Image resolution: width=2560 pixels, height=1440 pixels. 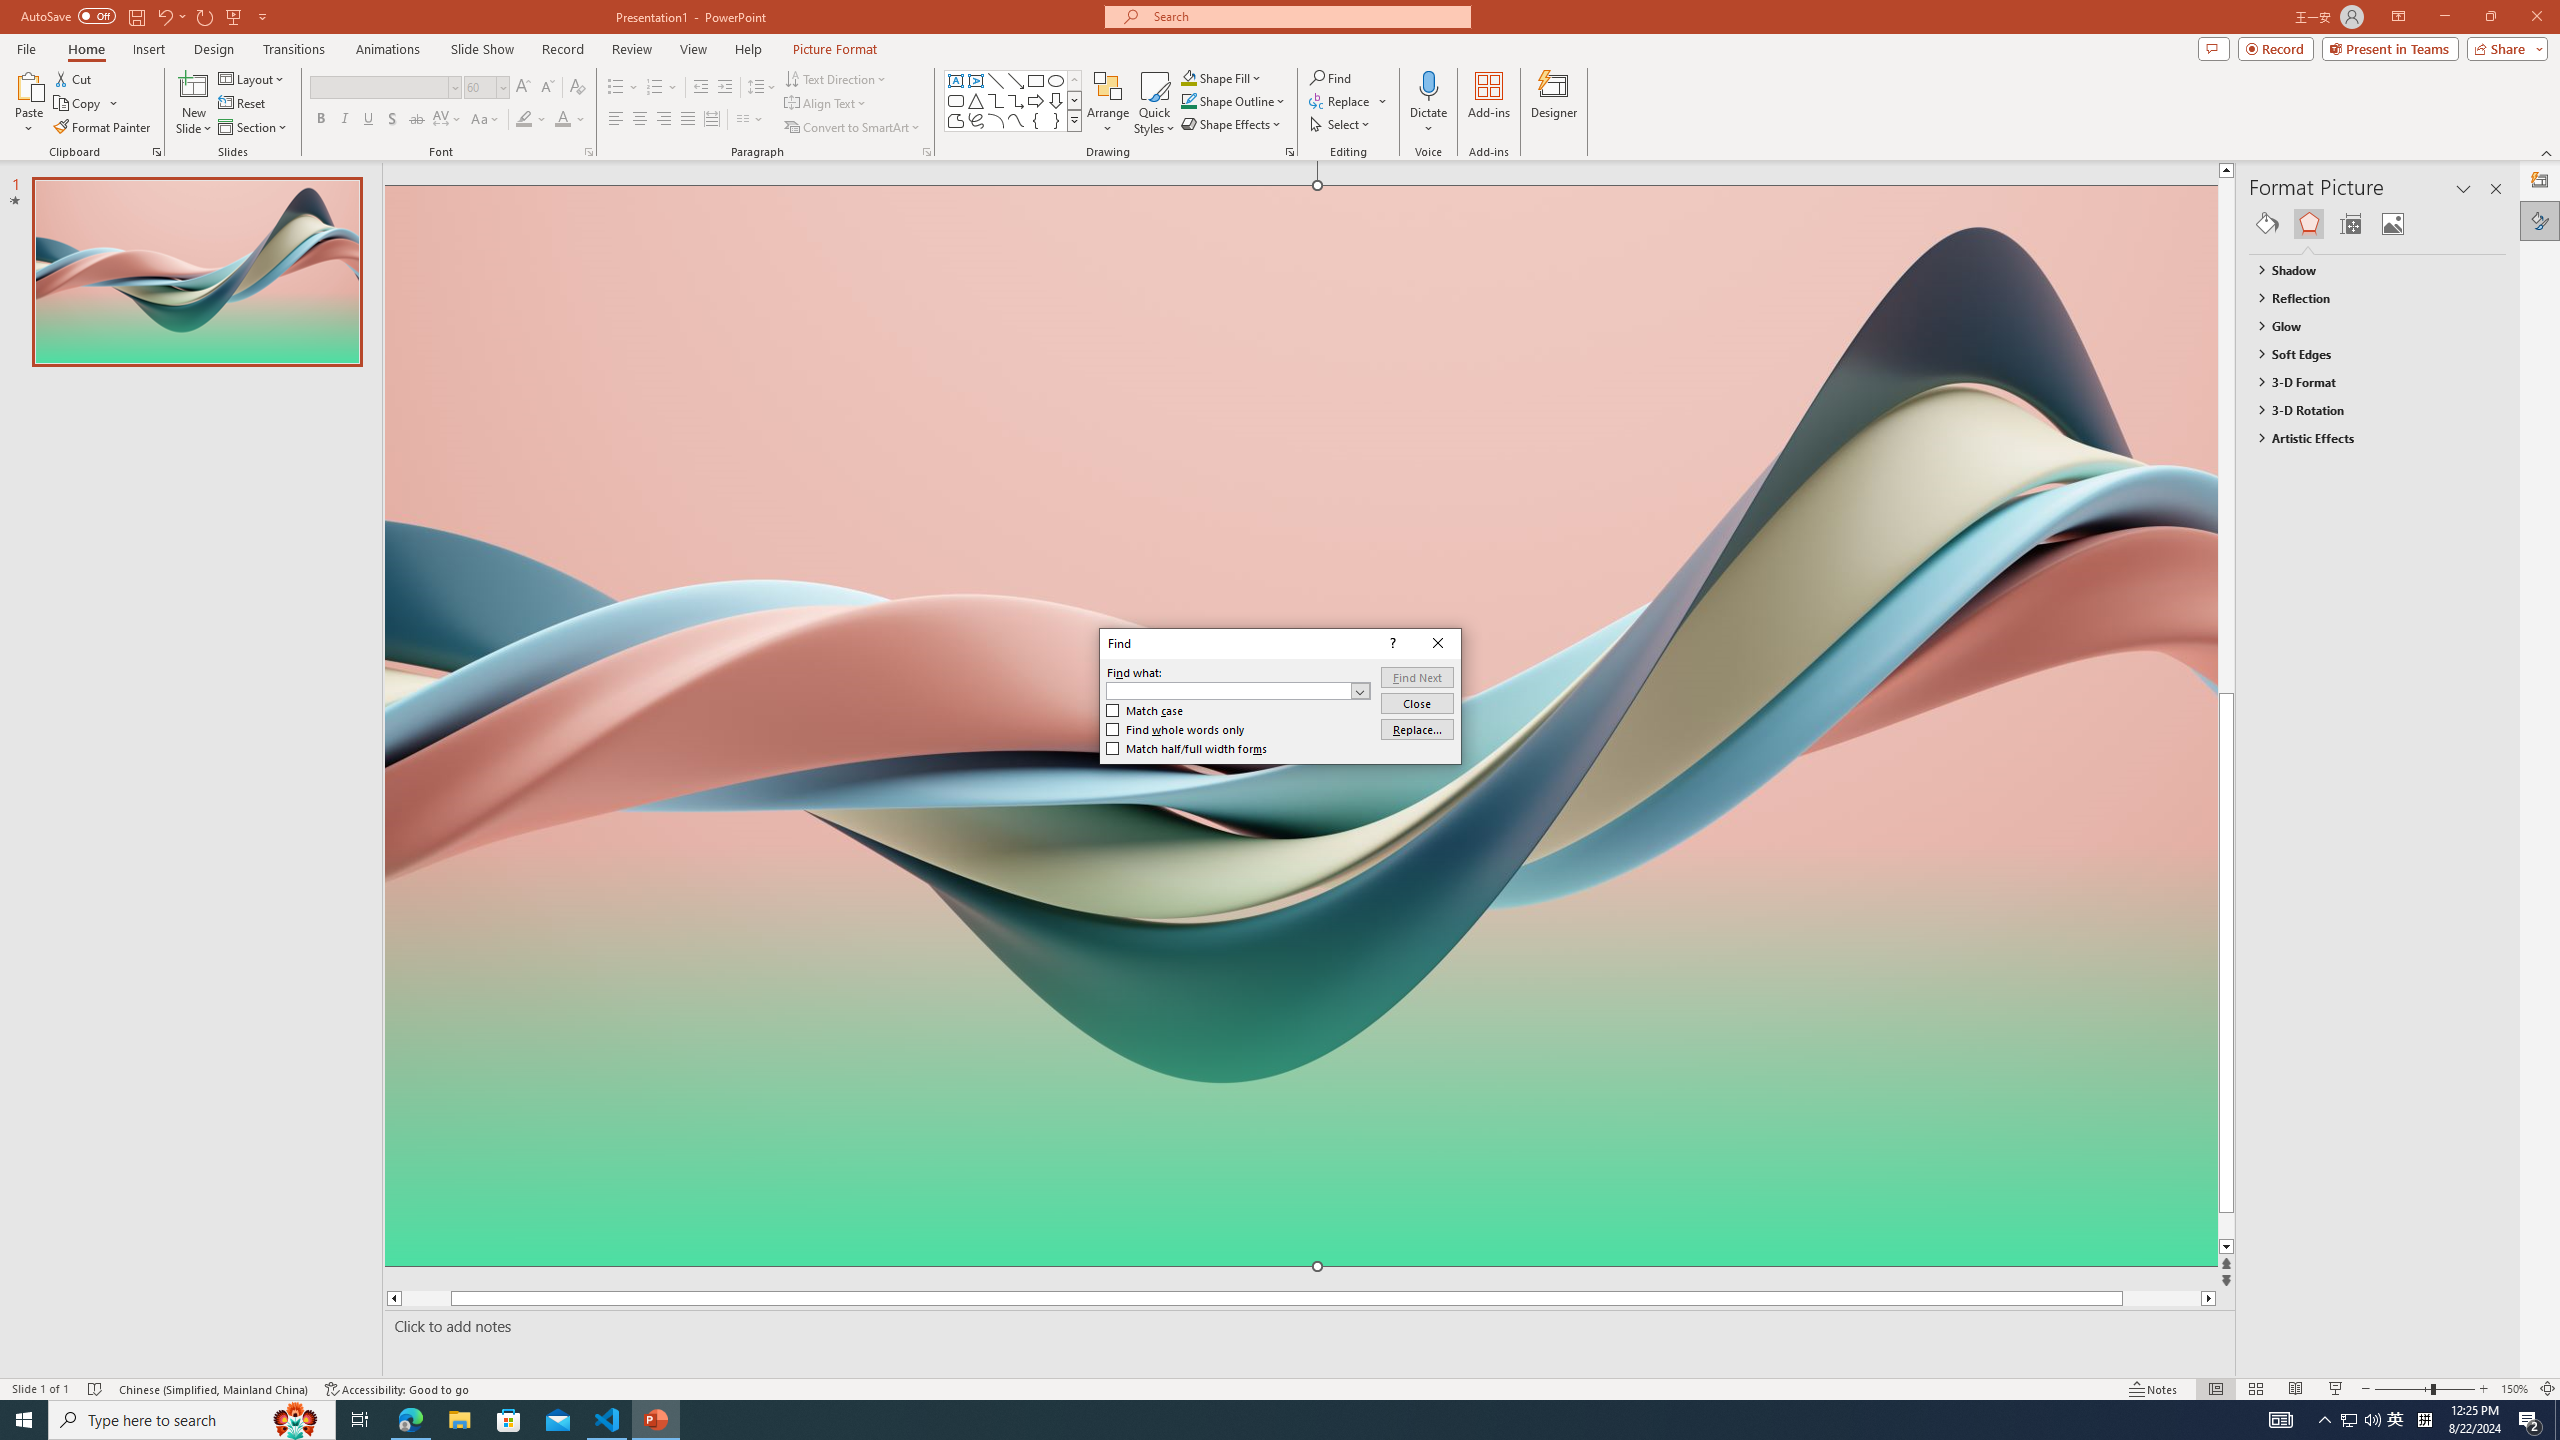 I want to click on 'Font Color Red', so click(x=562, y=118).